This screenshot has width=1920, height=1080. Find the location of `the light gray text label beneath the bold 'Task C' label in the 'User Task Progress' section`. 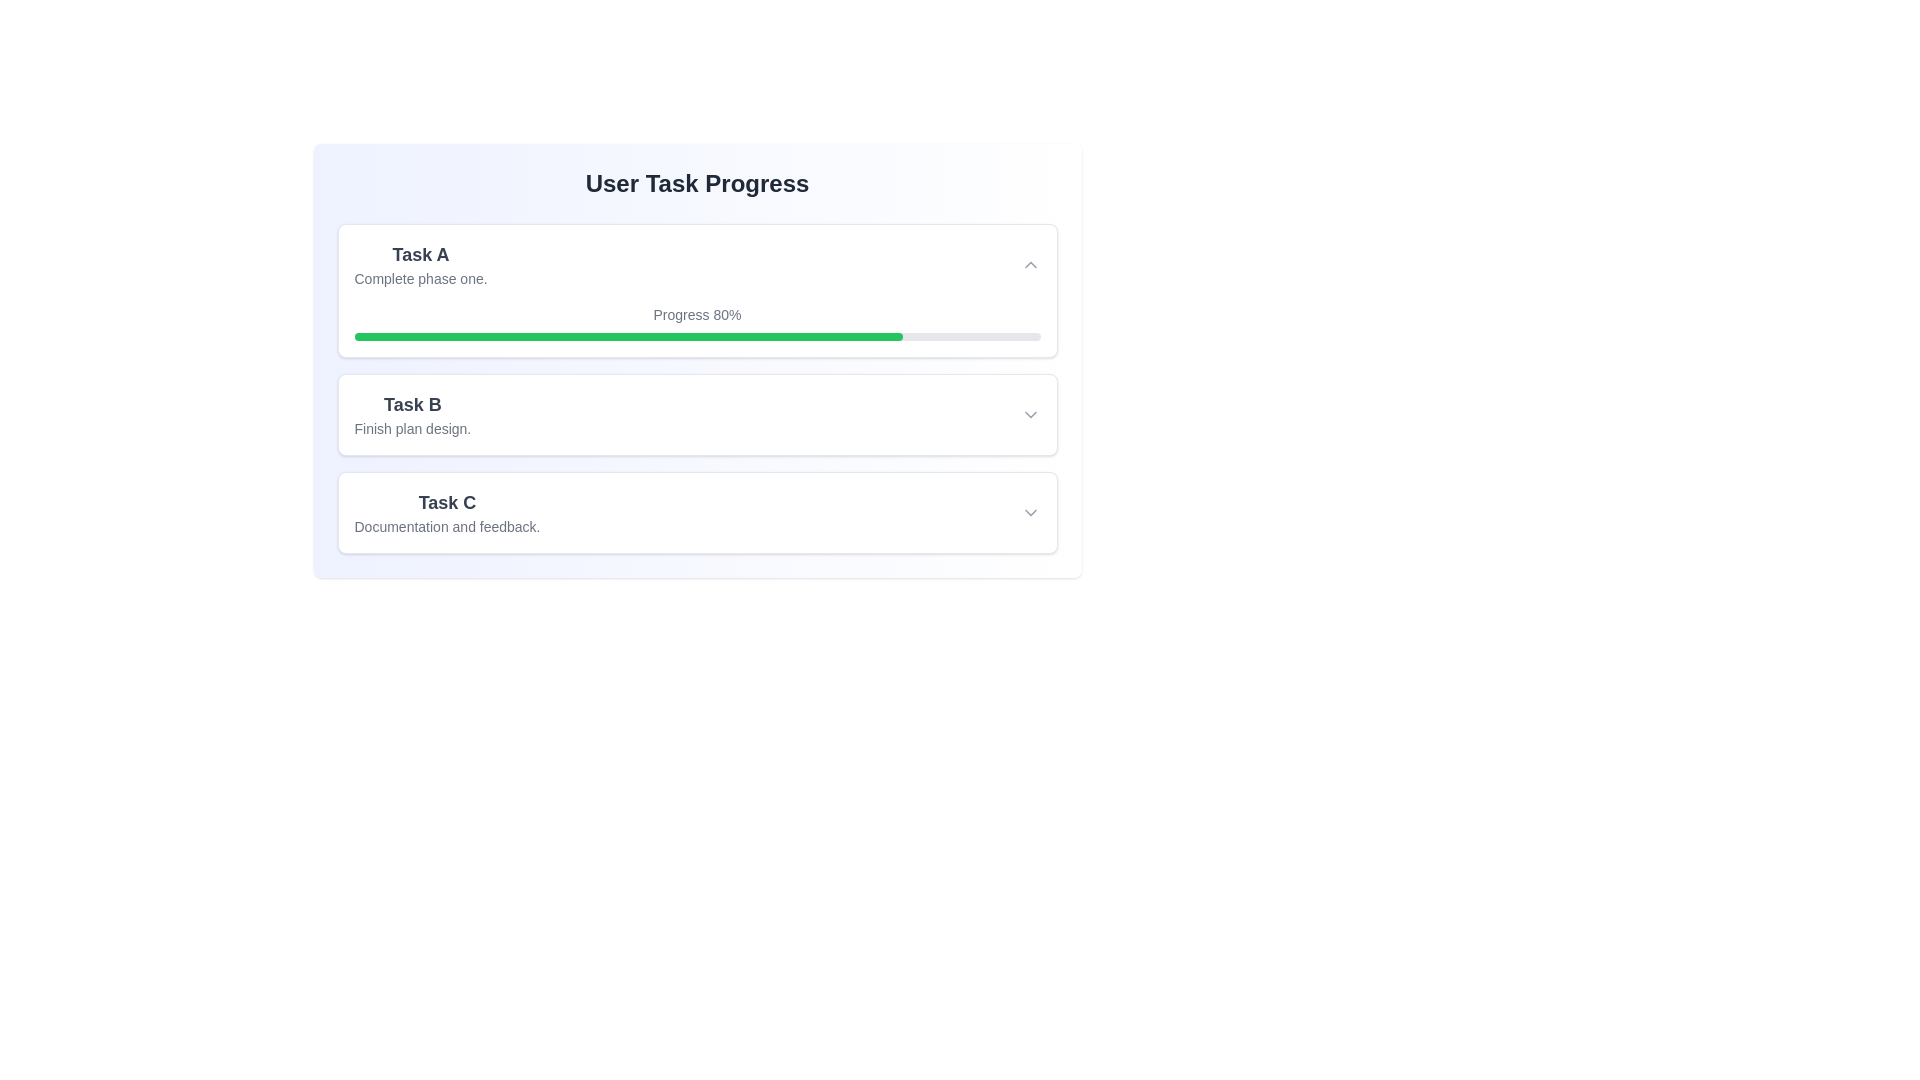

the light gray text label beneath the bold 'Task C' label in the 'User Task Progress' section is located at coordinates (446, 526).